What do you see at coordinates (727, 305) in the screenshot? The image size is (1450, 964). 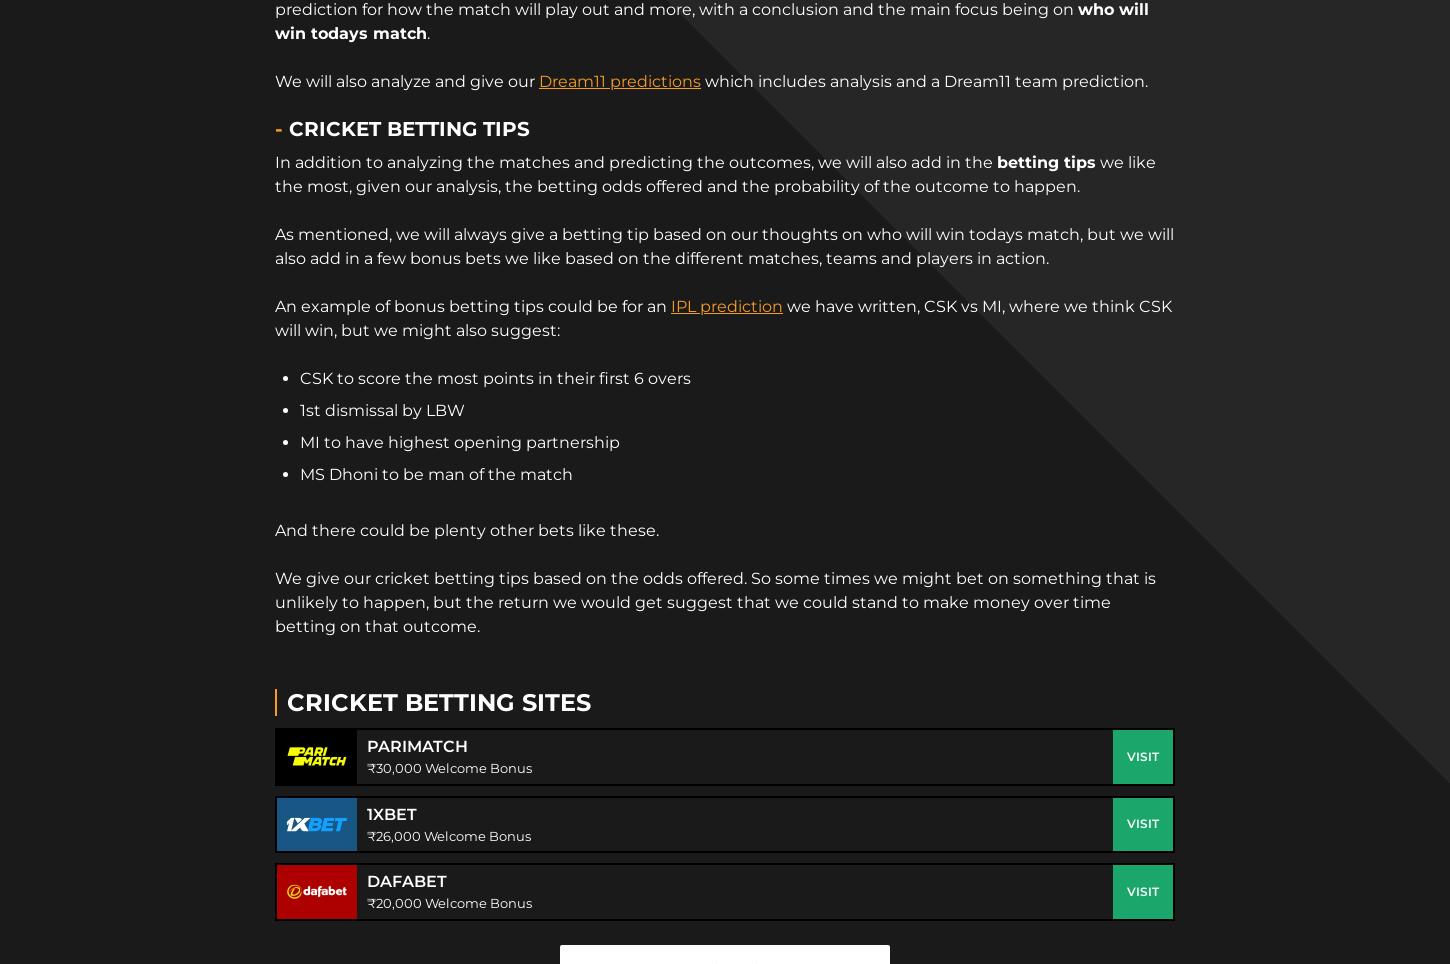 I see `'IPL prediction'` at bounding box center [727, 305].